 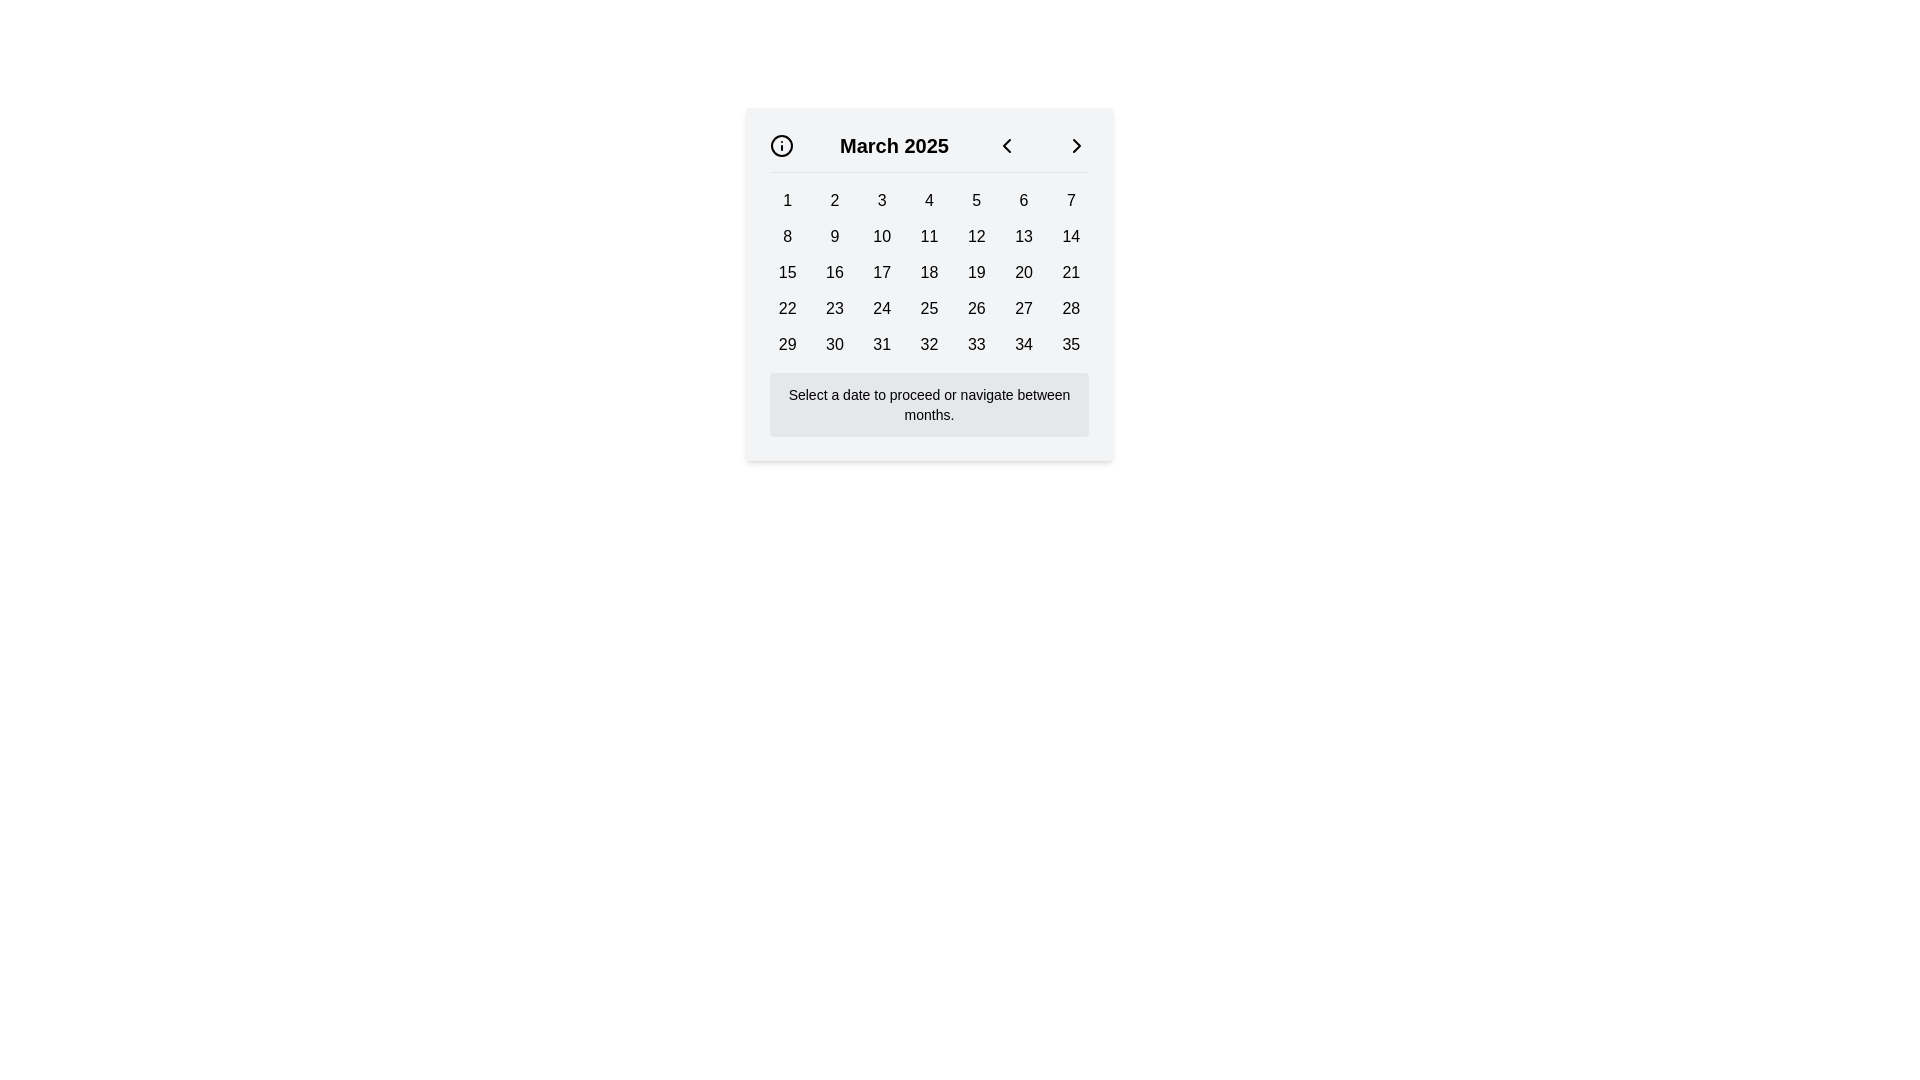 What do you see at coordinates (781, 145) in the screenshot?
I see `the circular outline icon located in the top-left corner of the calendar component, next to the current month text` at bounding box center [781, 145].